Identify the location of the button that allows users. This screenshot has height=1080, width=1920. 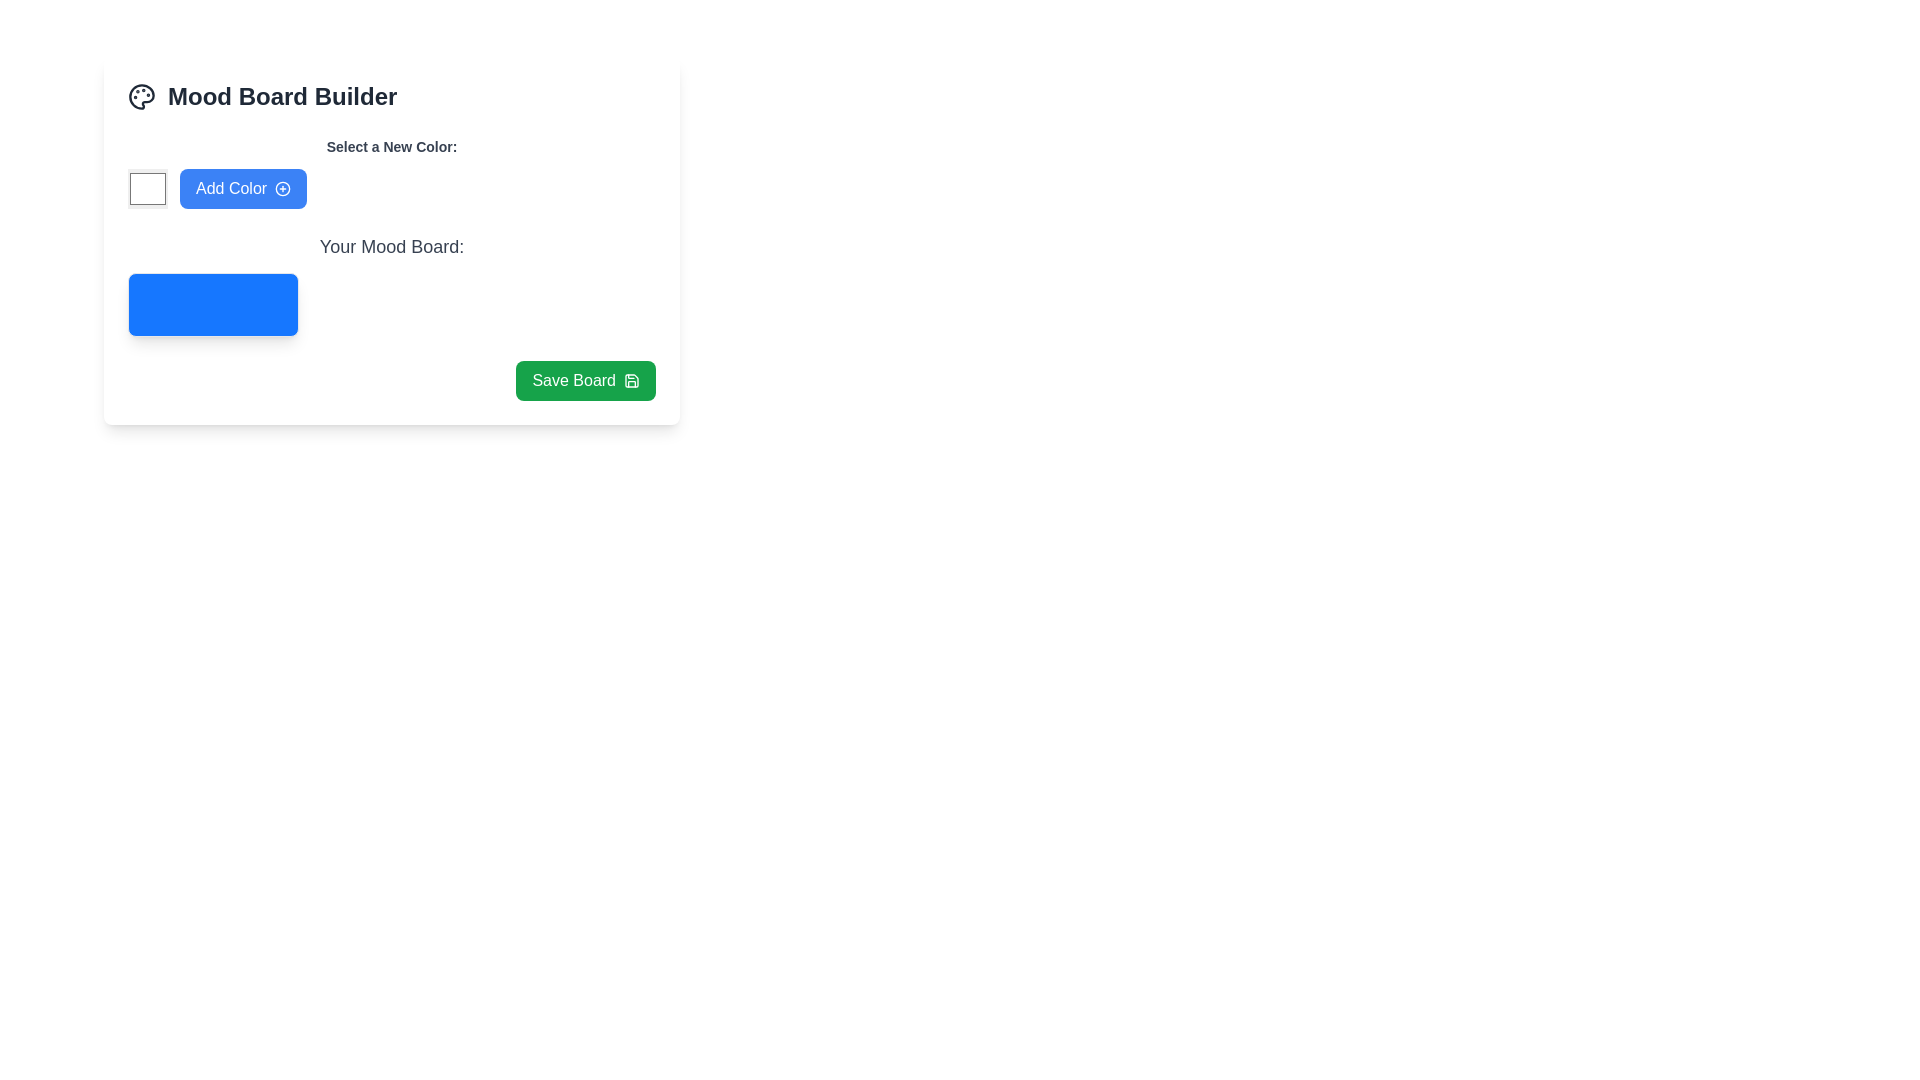
(242, 189).